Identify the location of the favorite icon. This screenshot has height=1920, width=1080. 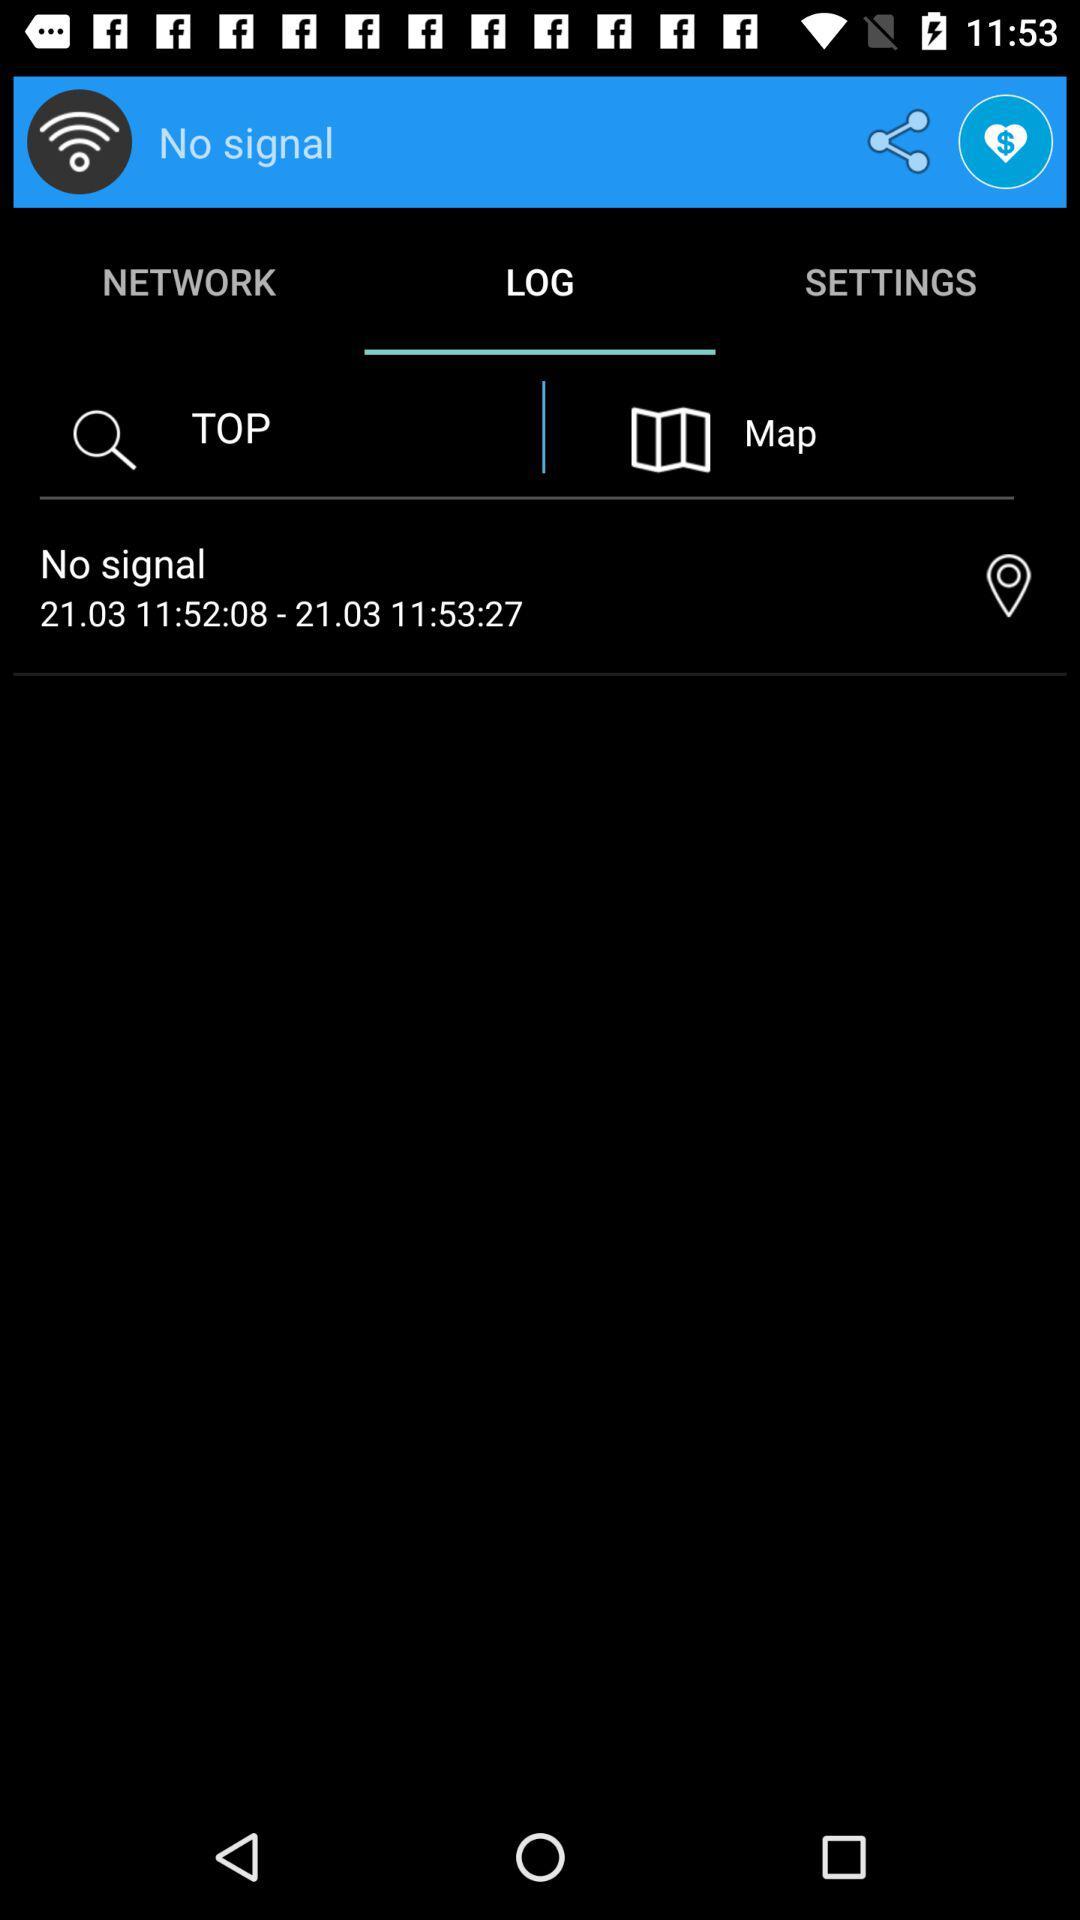
(1005, 140).